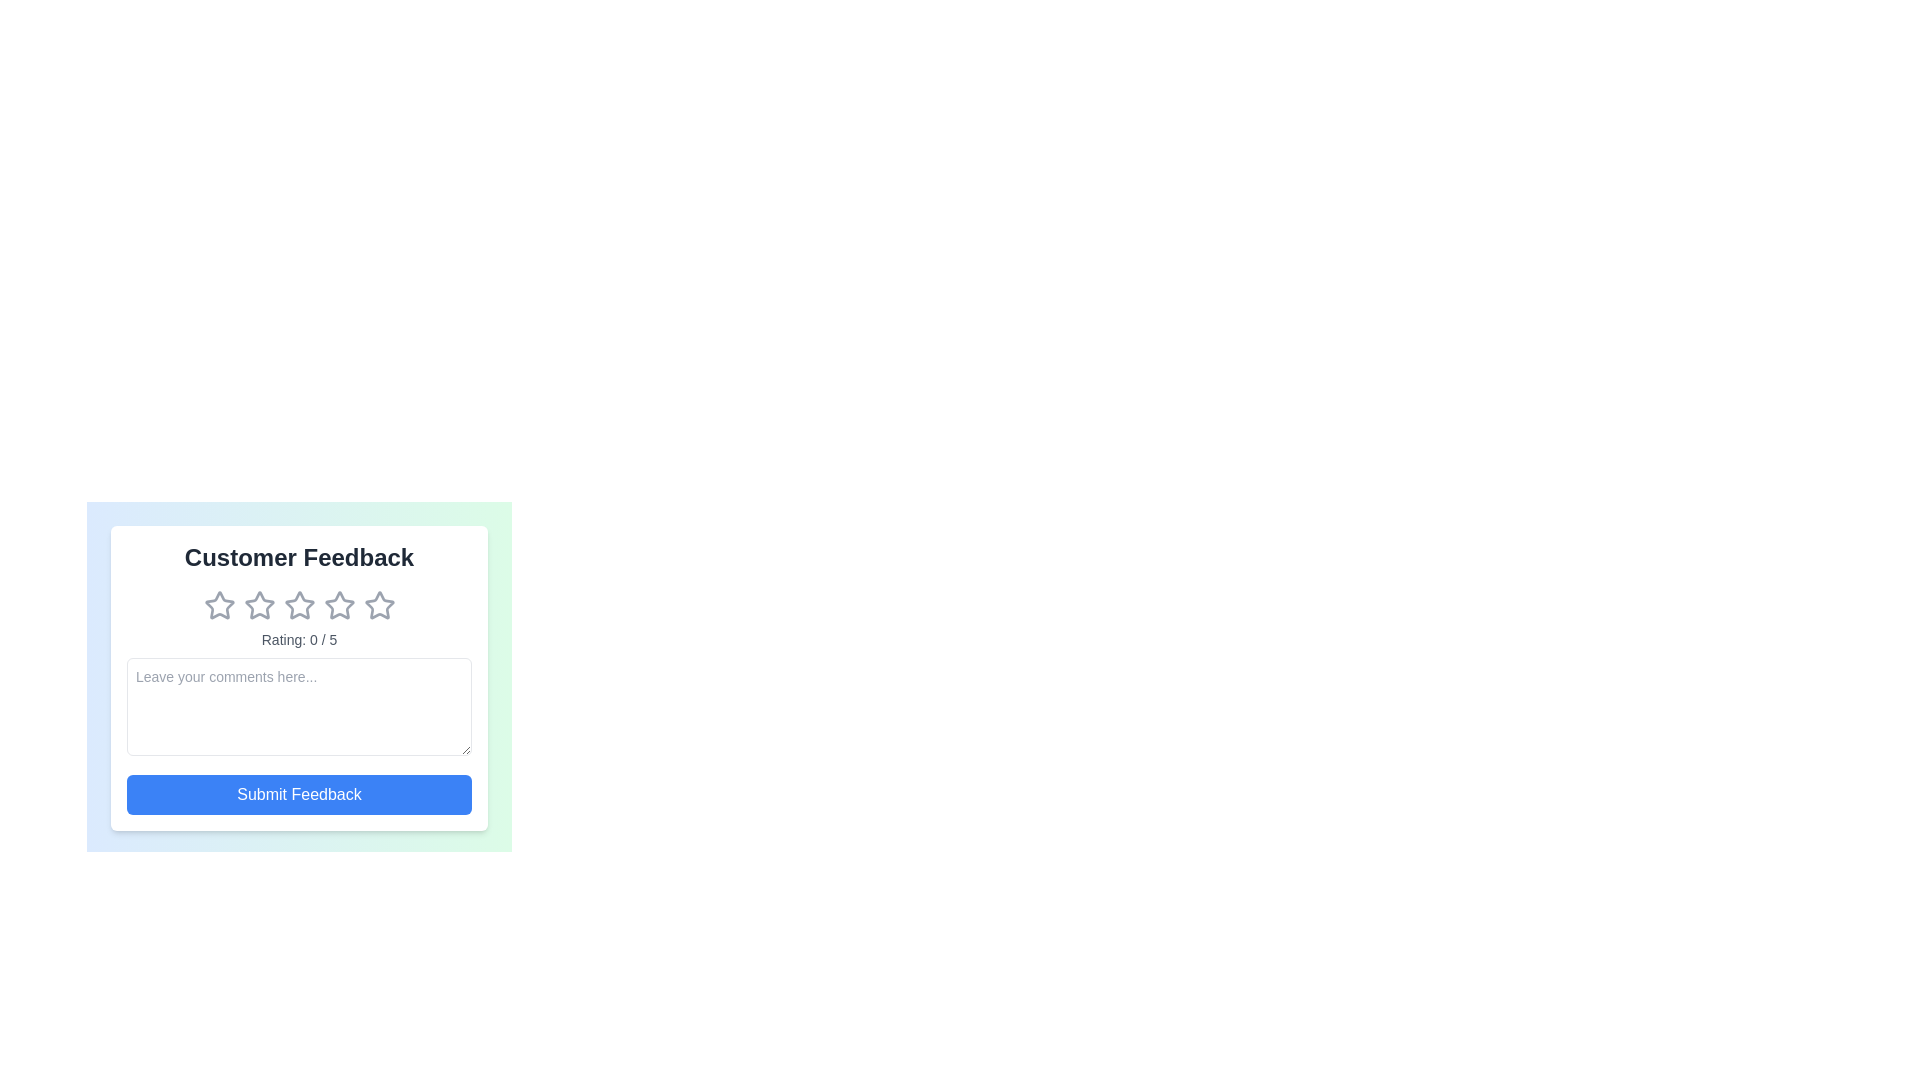 The image size is (1920, 1080). What do you see at coordinates (379, 604) in the screenshot?
I see `the star corresponding to the 5 rating` at bounding box center [379, 604].